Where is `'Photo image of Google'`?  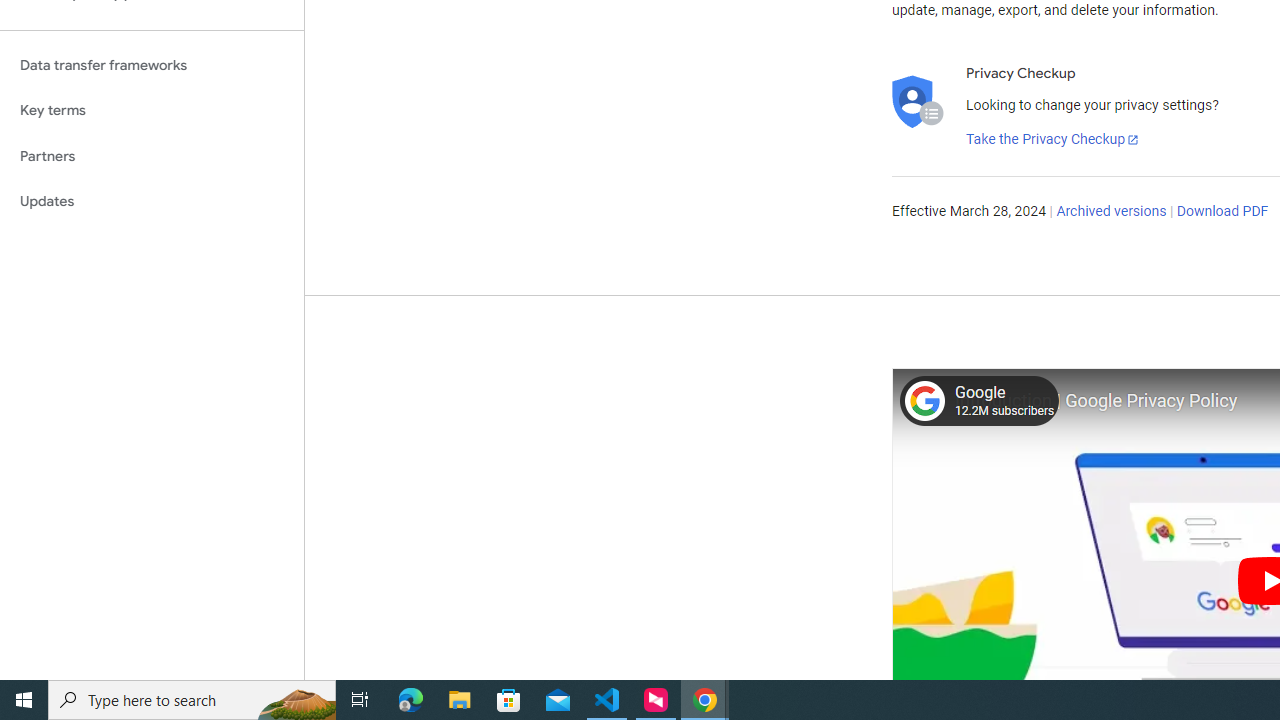
'Photo image of Google' is located at coordinates (923, 400).